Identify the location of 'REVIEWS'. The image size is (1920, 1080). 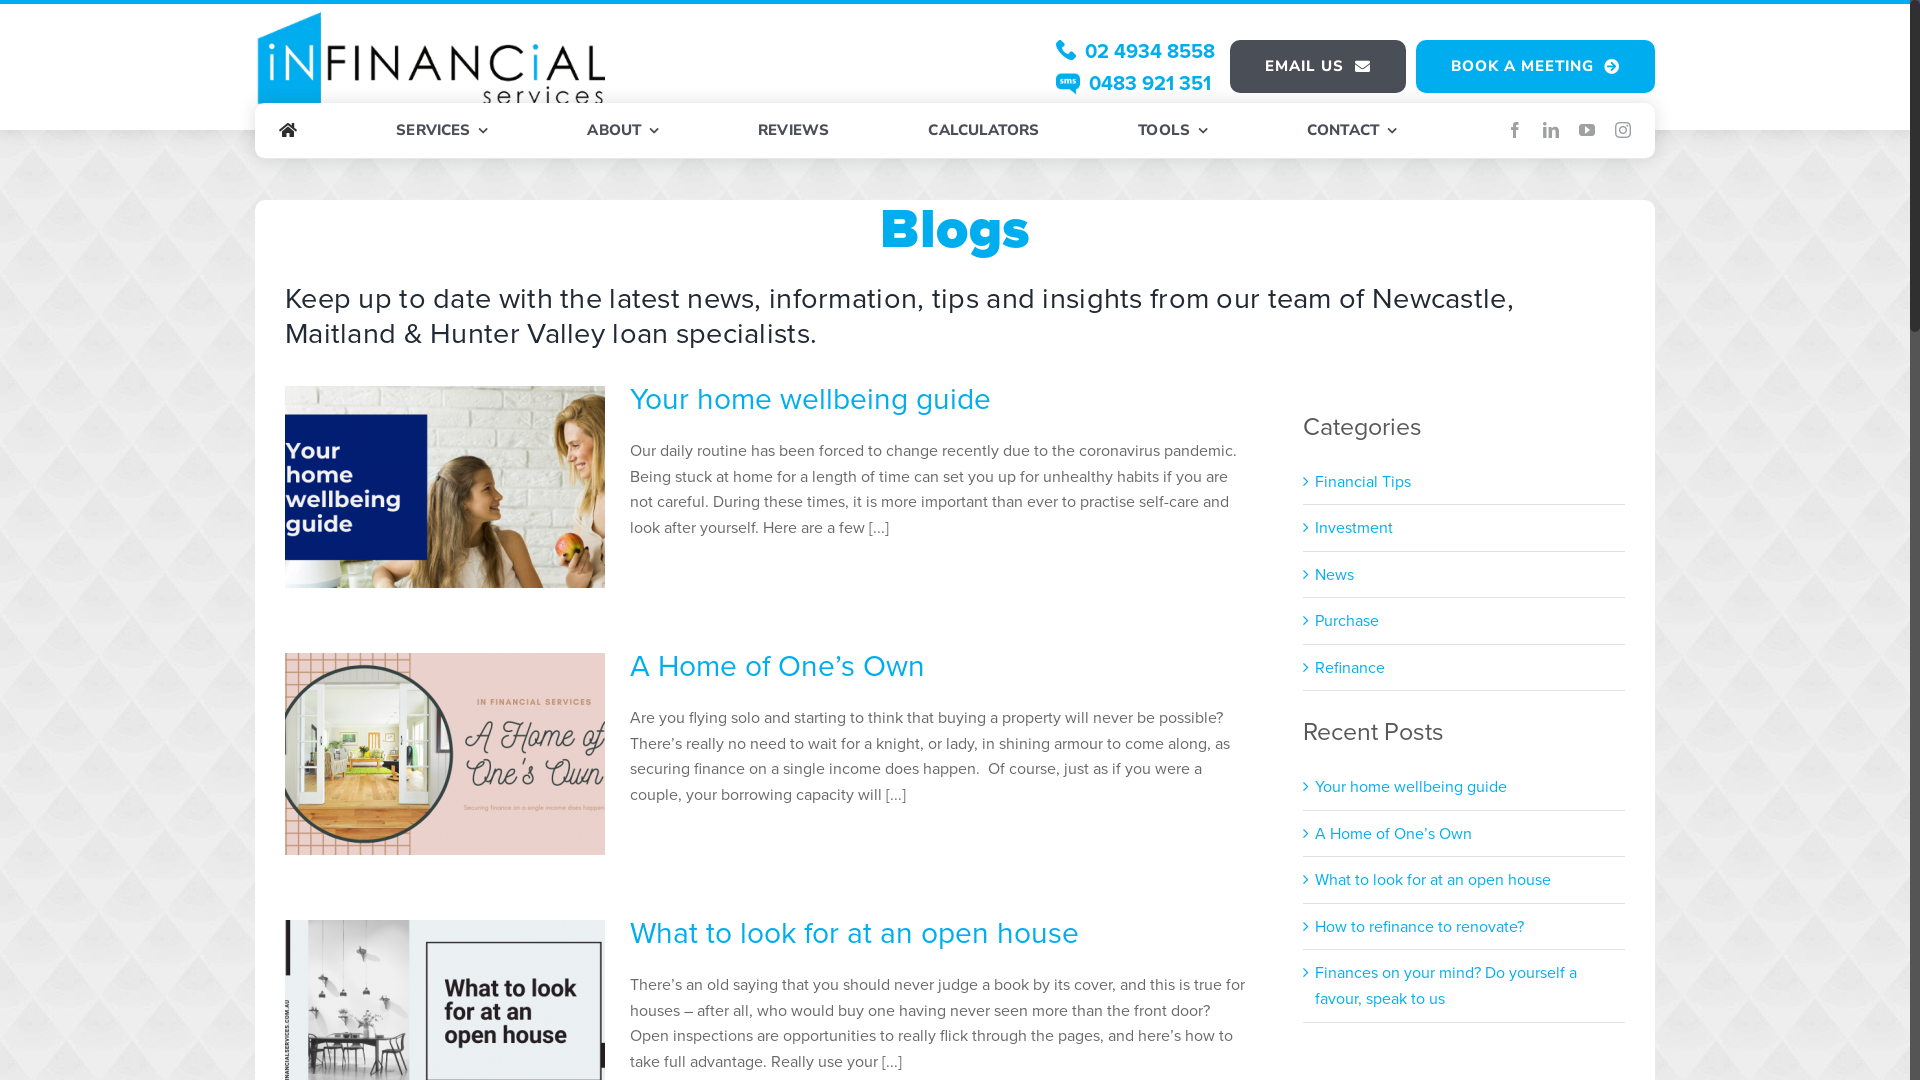
(792, 131).